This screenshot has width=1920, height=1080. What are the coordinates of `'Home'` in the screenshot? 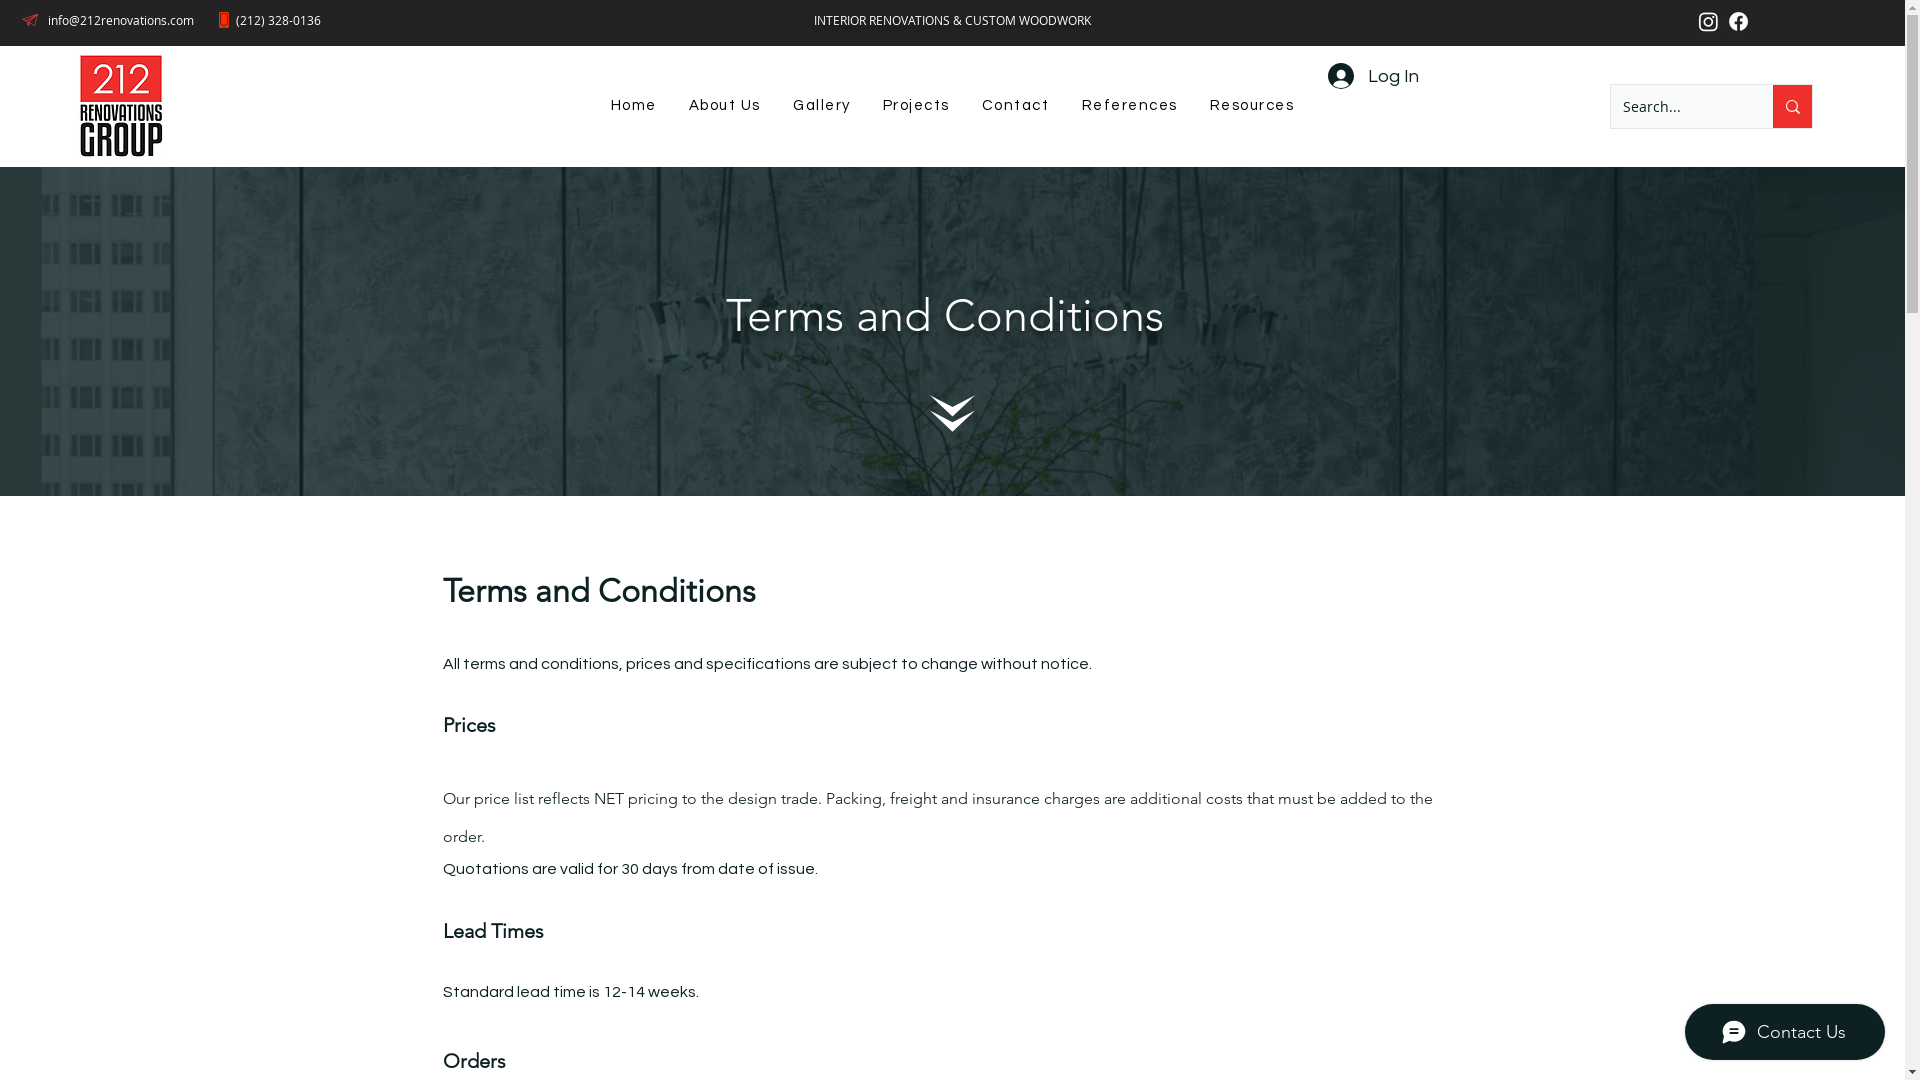 It's located at (632, 106).